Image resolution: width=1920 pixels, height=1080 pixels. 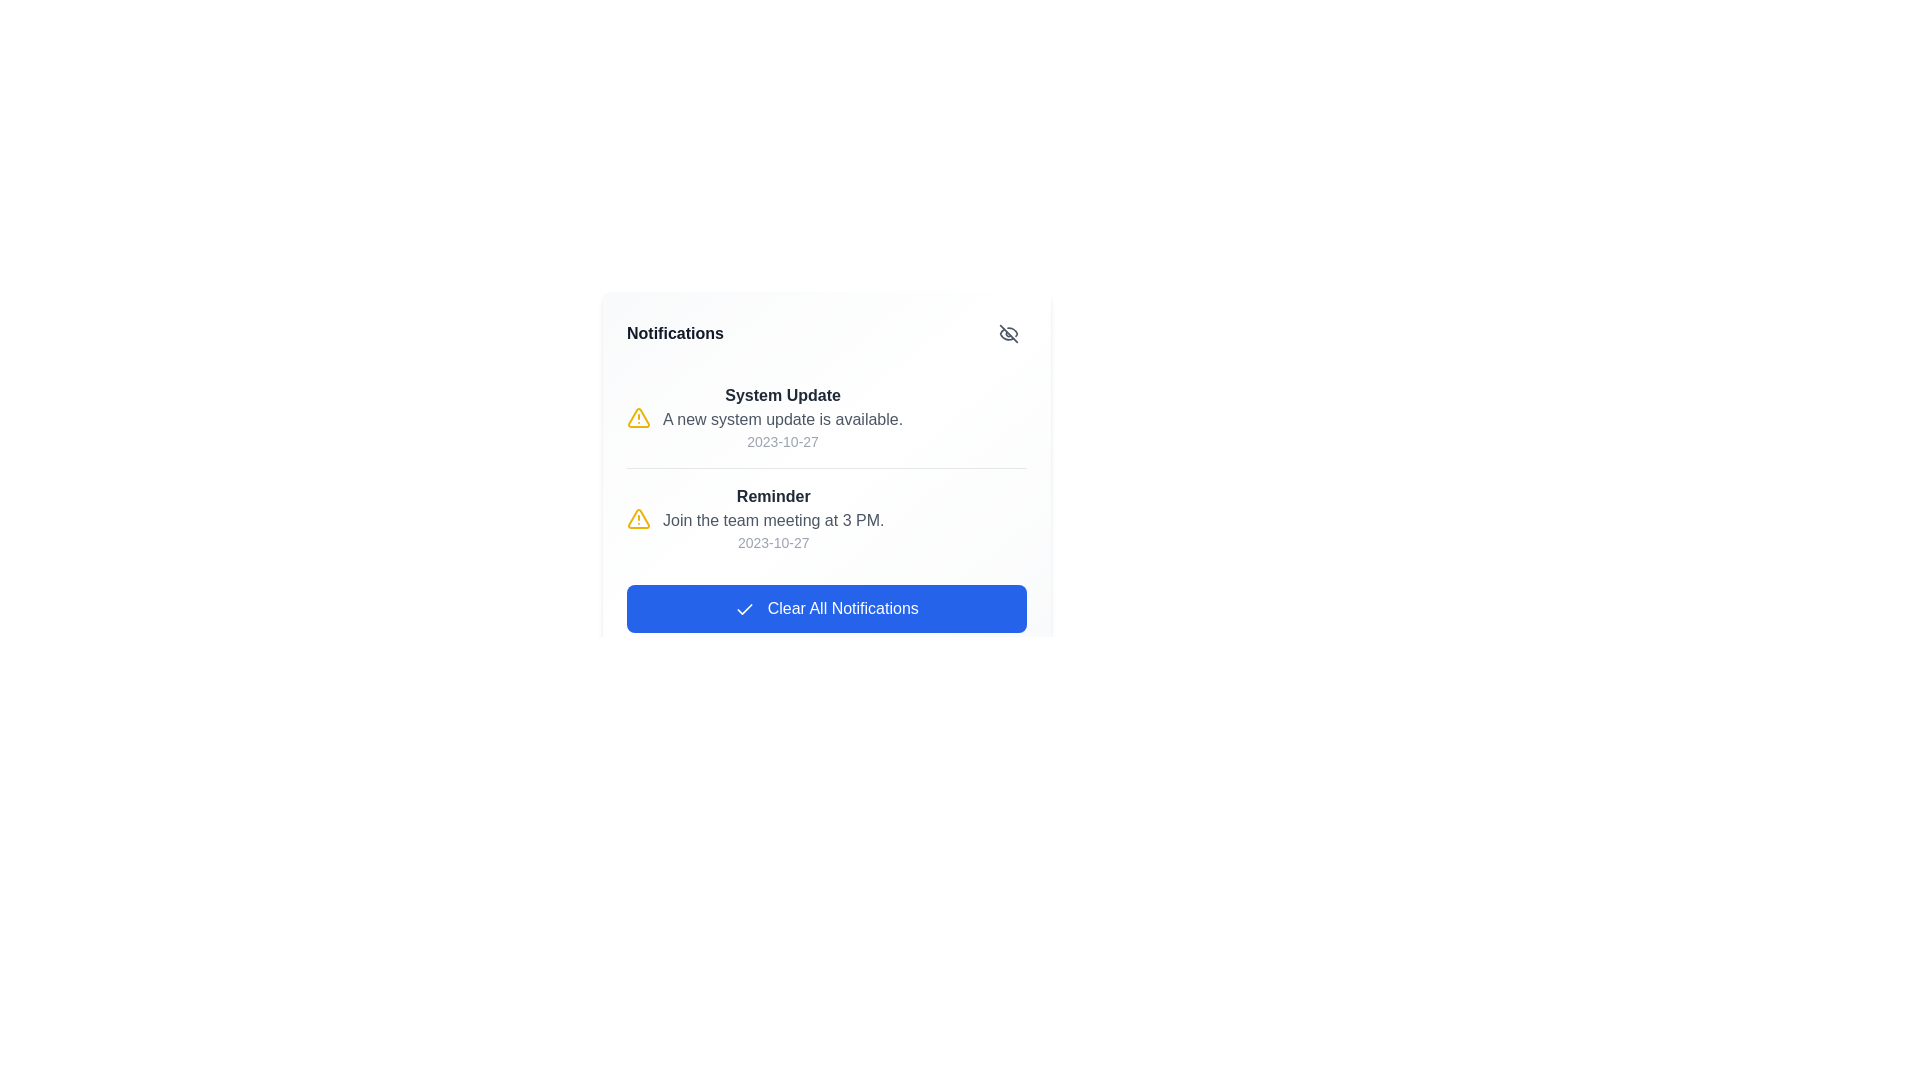 What do you see at coordinates (744, 608) in the screenshot?
I see `the visual state of the checkmark icon located within the 'Clear All Notifications' button, specifically positioned towards the left side near the center of the button` at bounding box center [744, 608].